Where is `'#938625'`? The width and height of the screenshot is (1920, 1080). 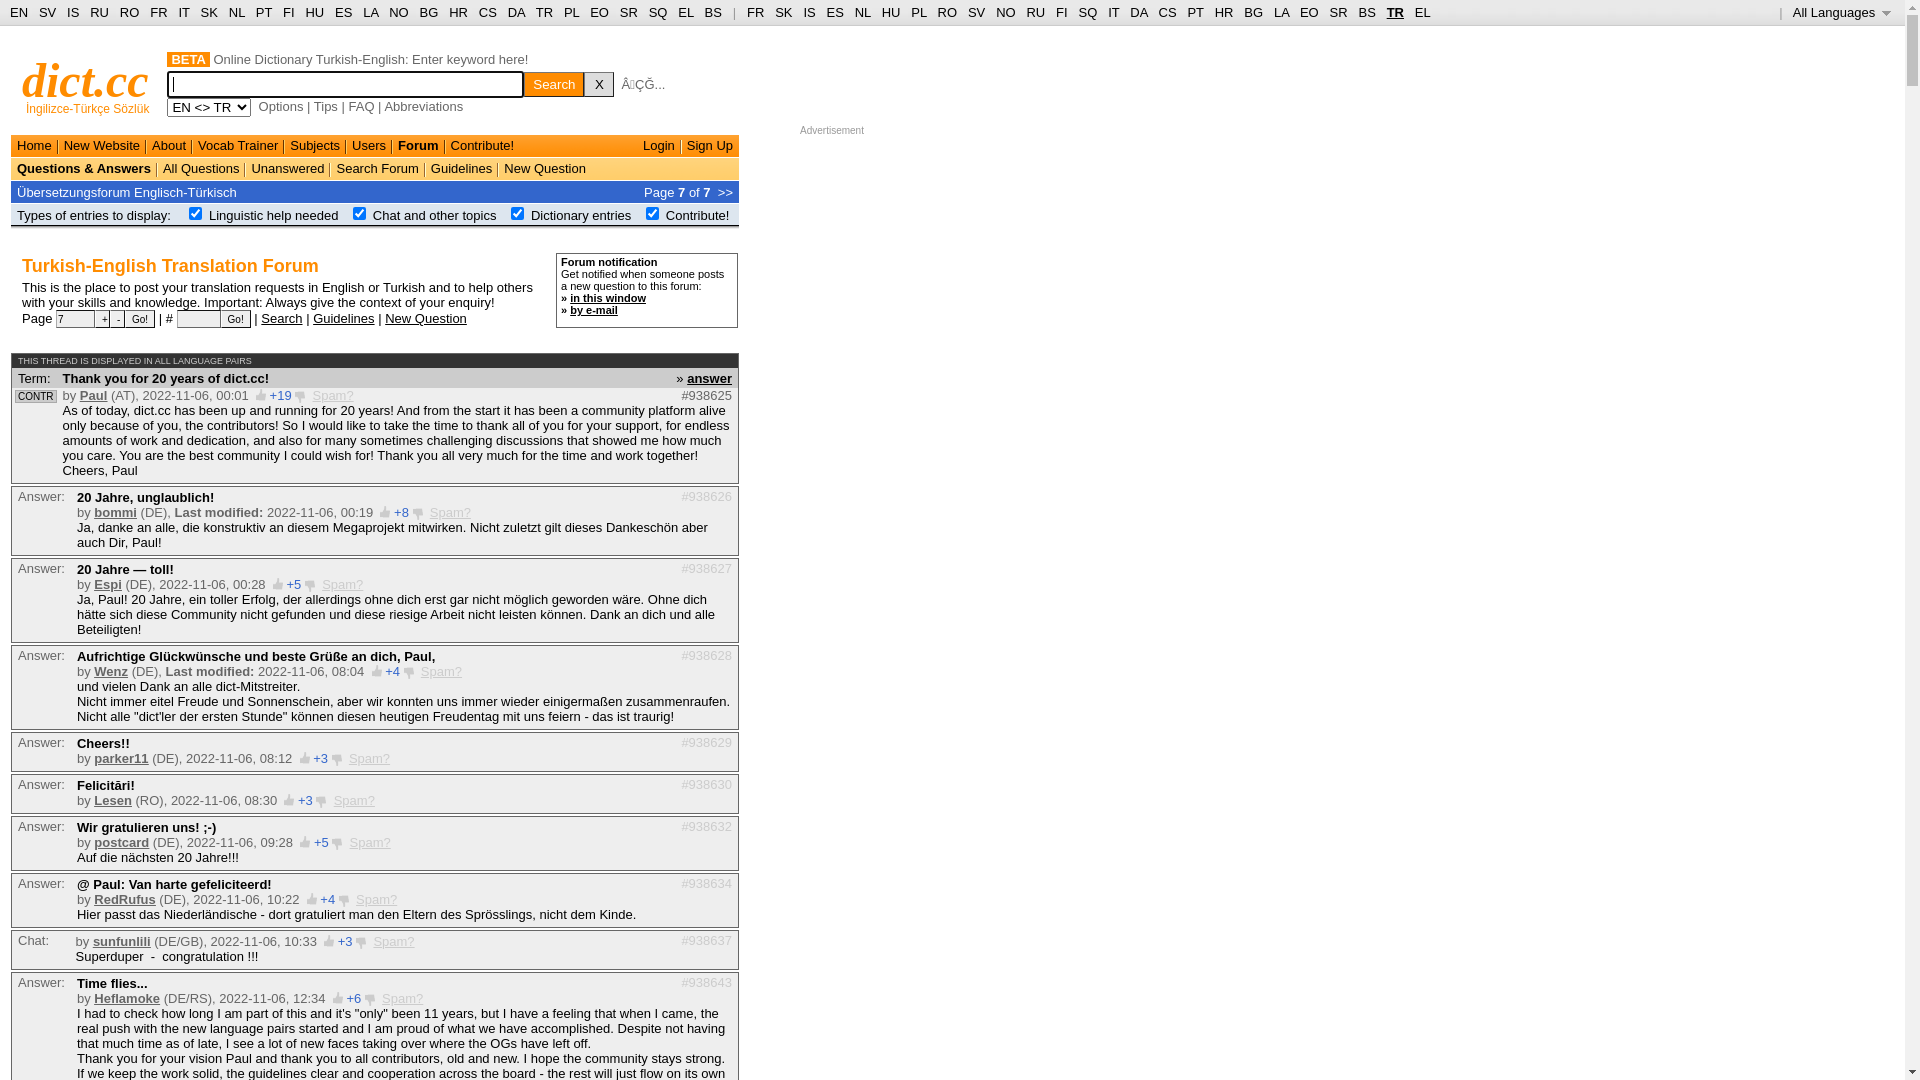
'#938625' is located at coordinates (706, 395).